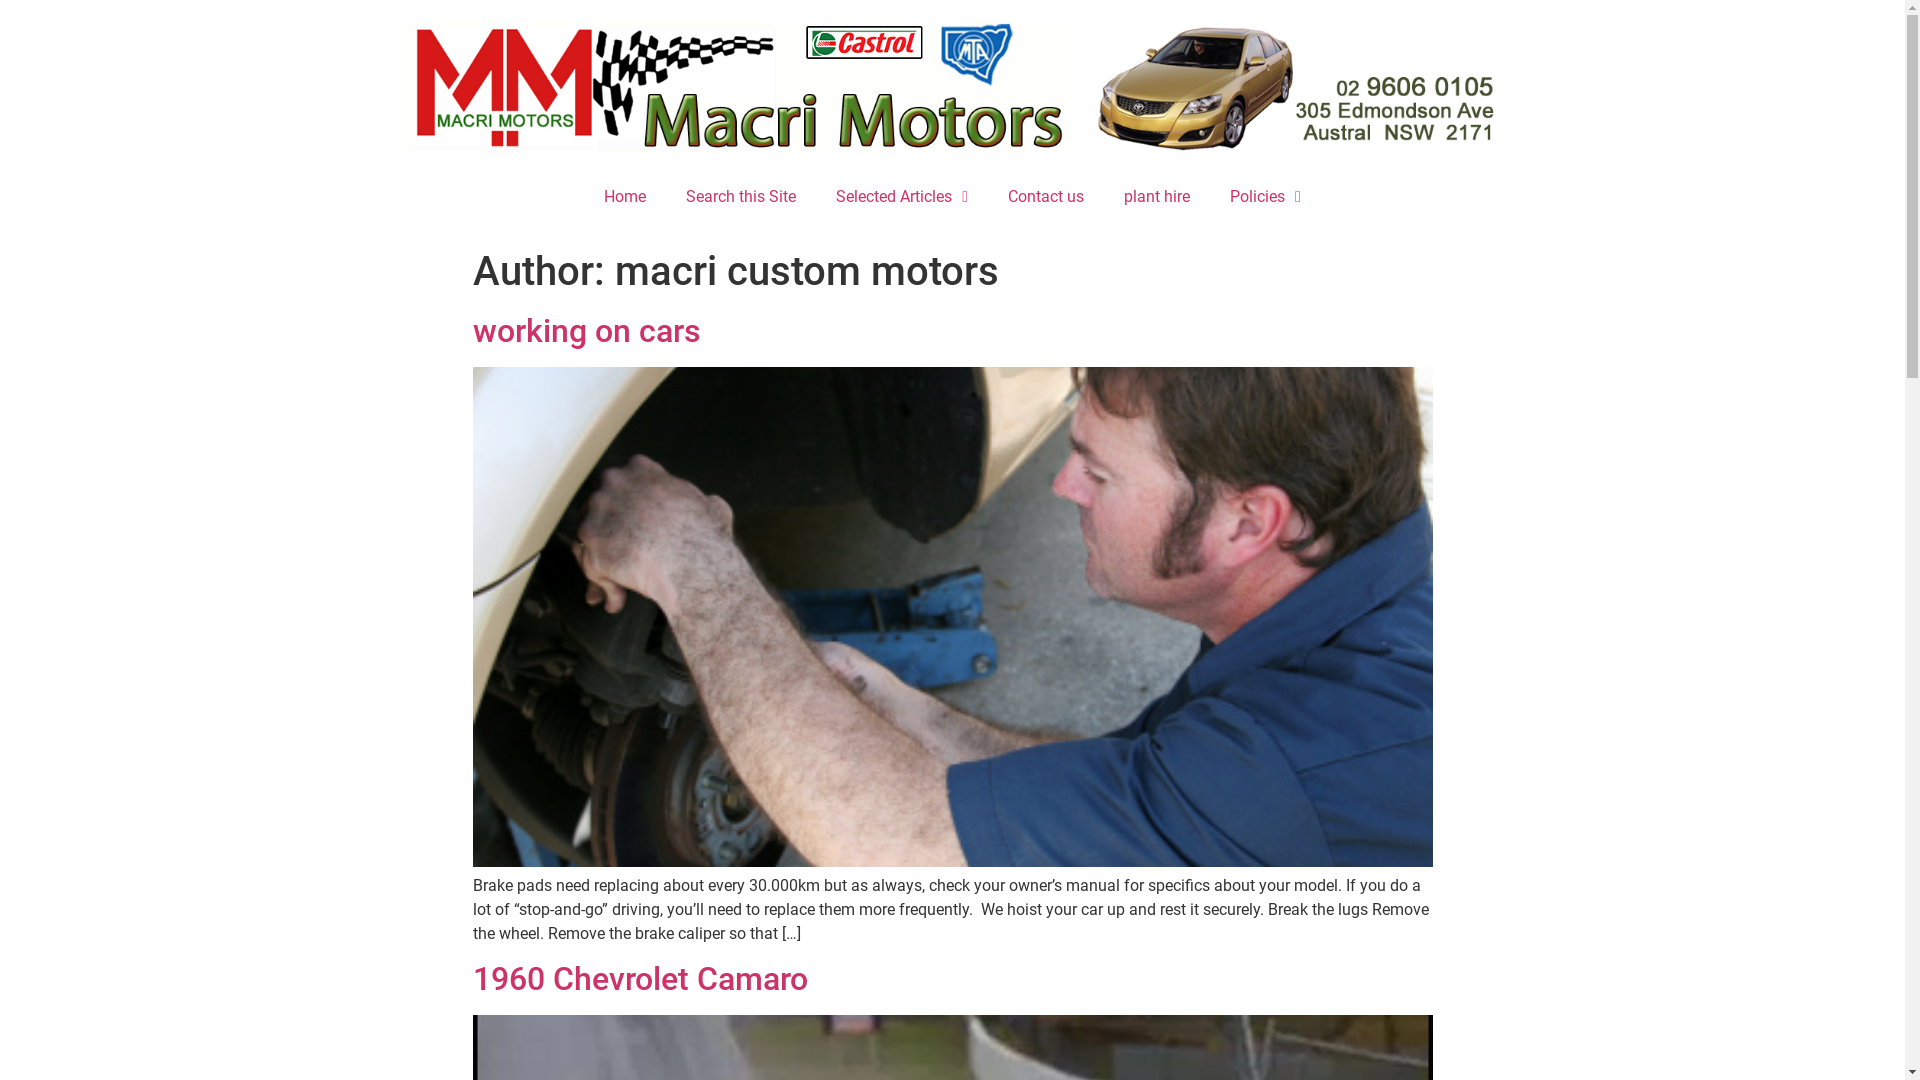 The image size is (1920, 1080). What do you see at coordinates (666, 196) in the screenshot?
I see `'Search this Site'` at bounding box center [666, 196].